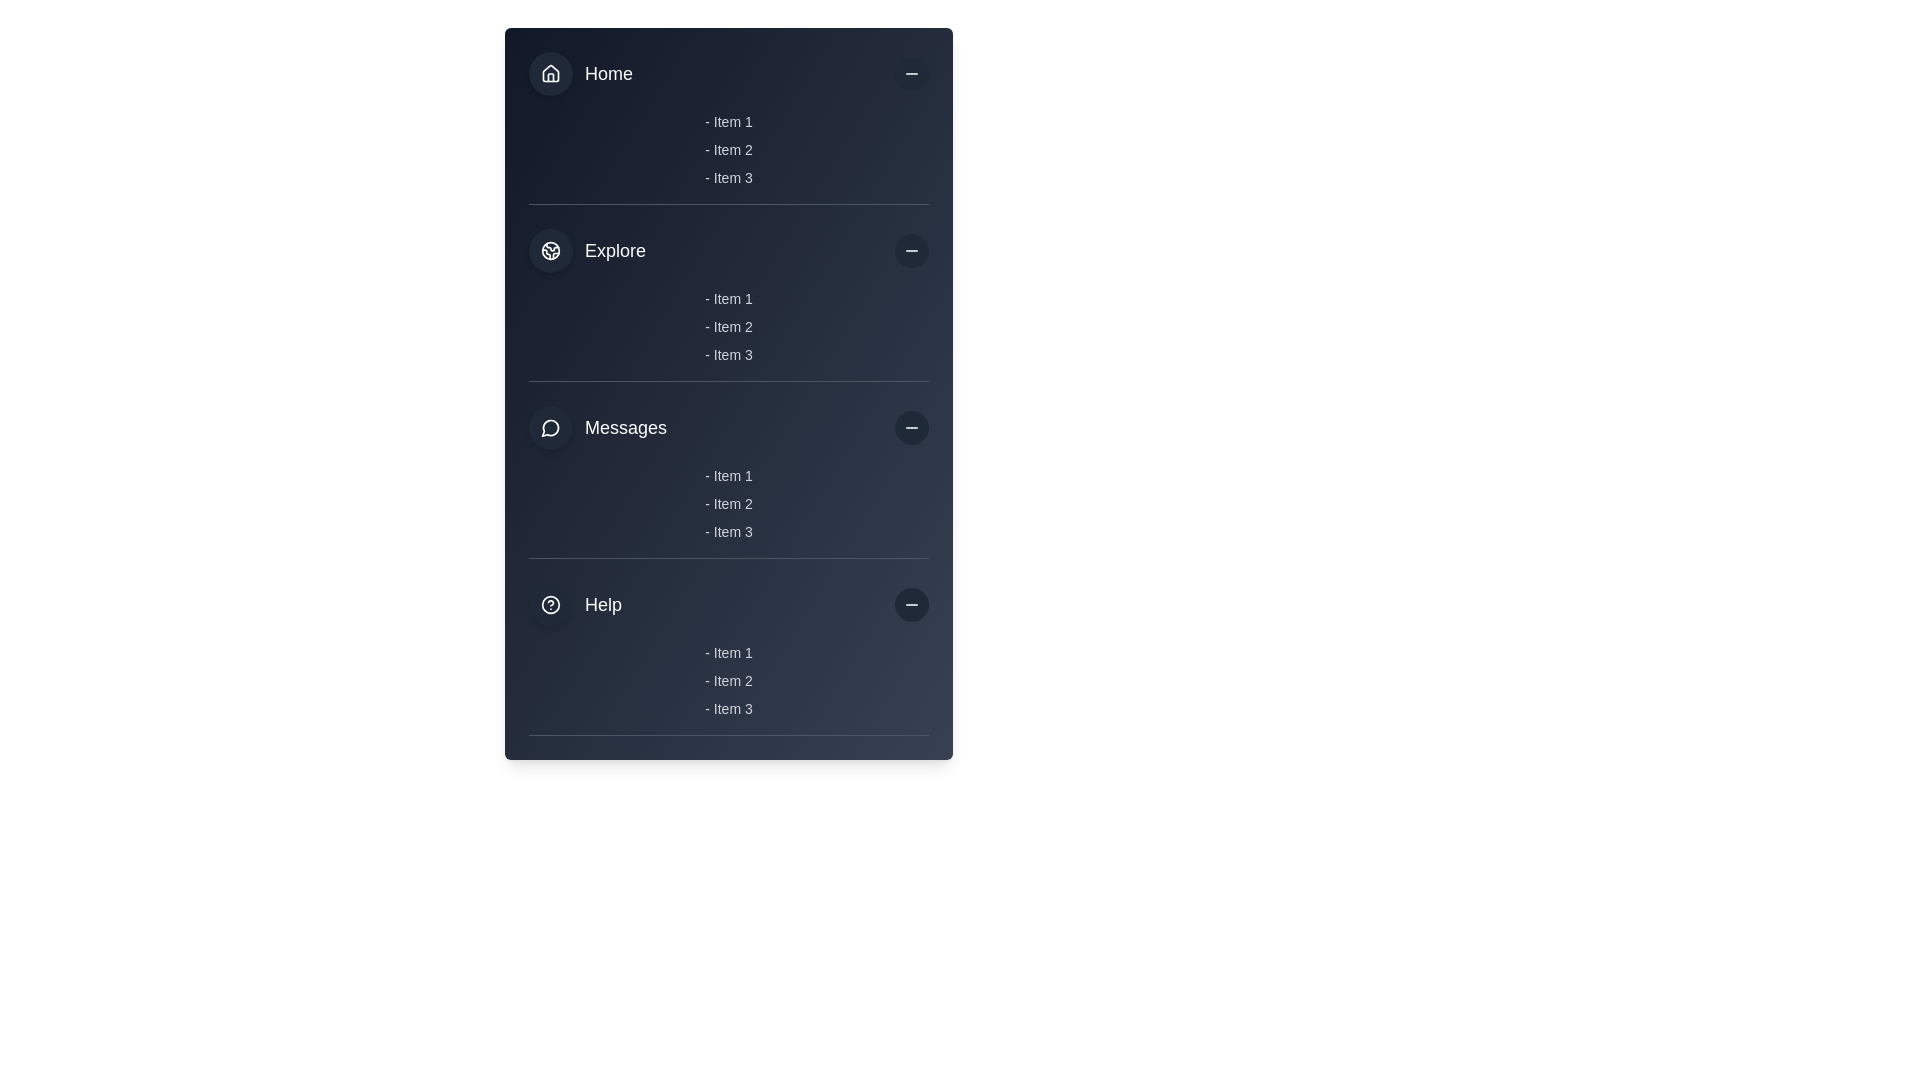  What do you see at coordinates (574, 604) in the screenshot?
I see `the 'Help' text and icon link, which includes a circular question mark icon and is located in the bottom section of the navigation menu, below 'Messages.'` at bounding box center [574, 604].